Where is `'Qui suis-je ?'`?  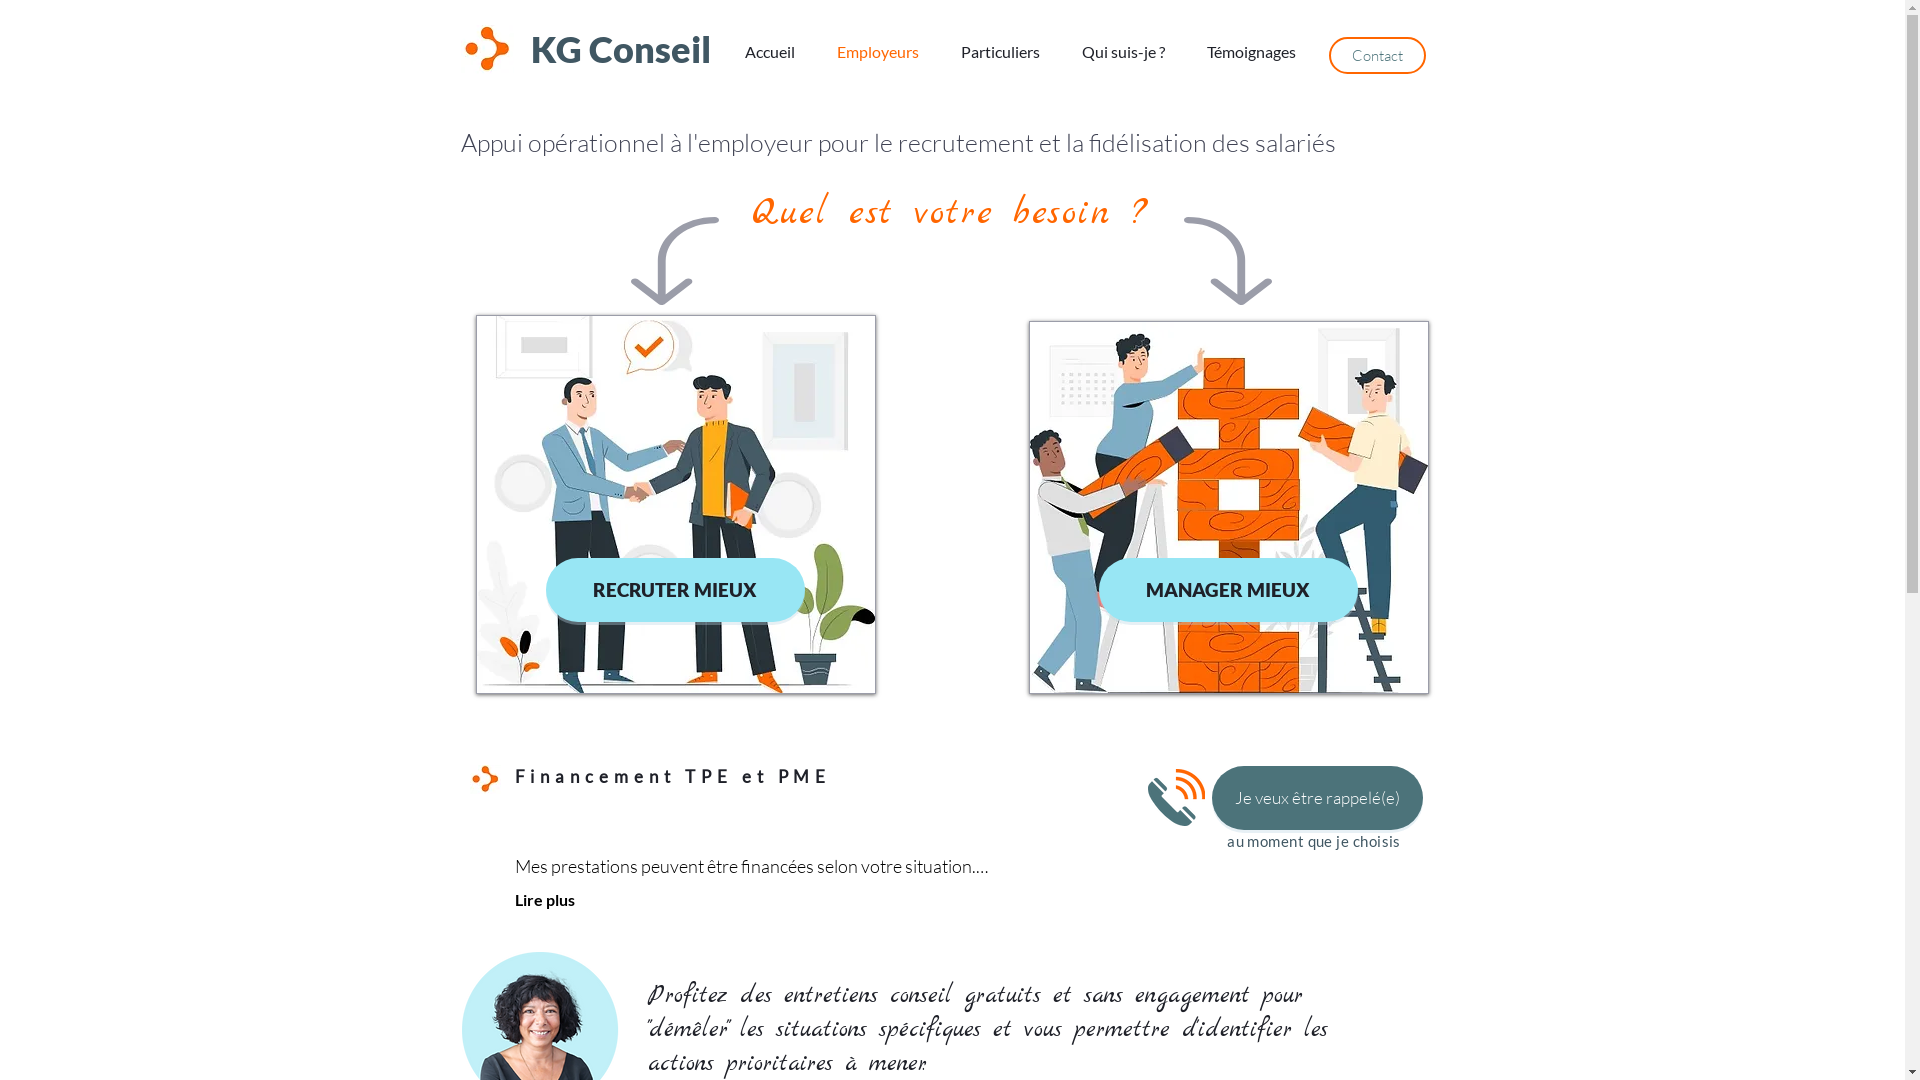 'Qui suis-je ?' is located at coordinates (1128, 56).